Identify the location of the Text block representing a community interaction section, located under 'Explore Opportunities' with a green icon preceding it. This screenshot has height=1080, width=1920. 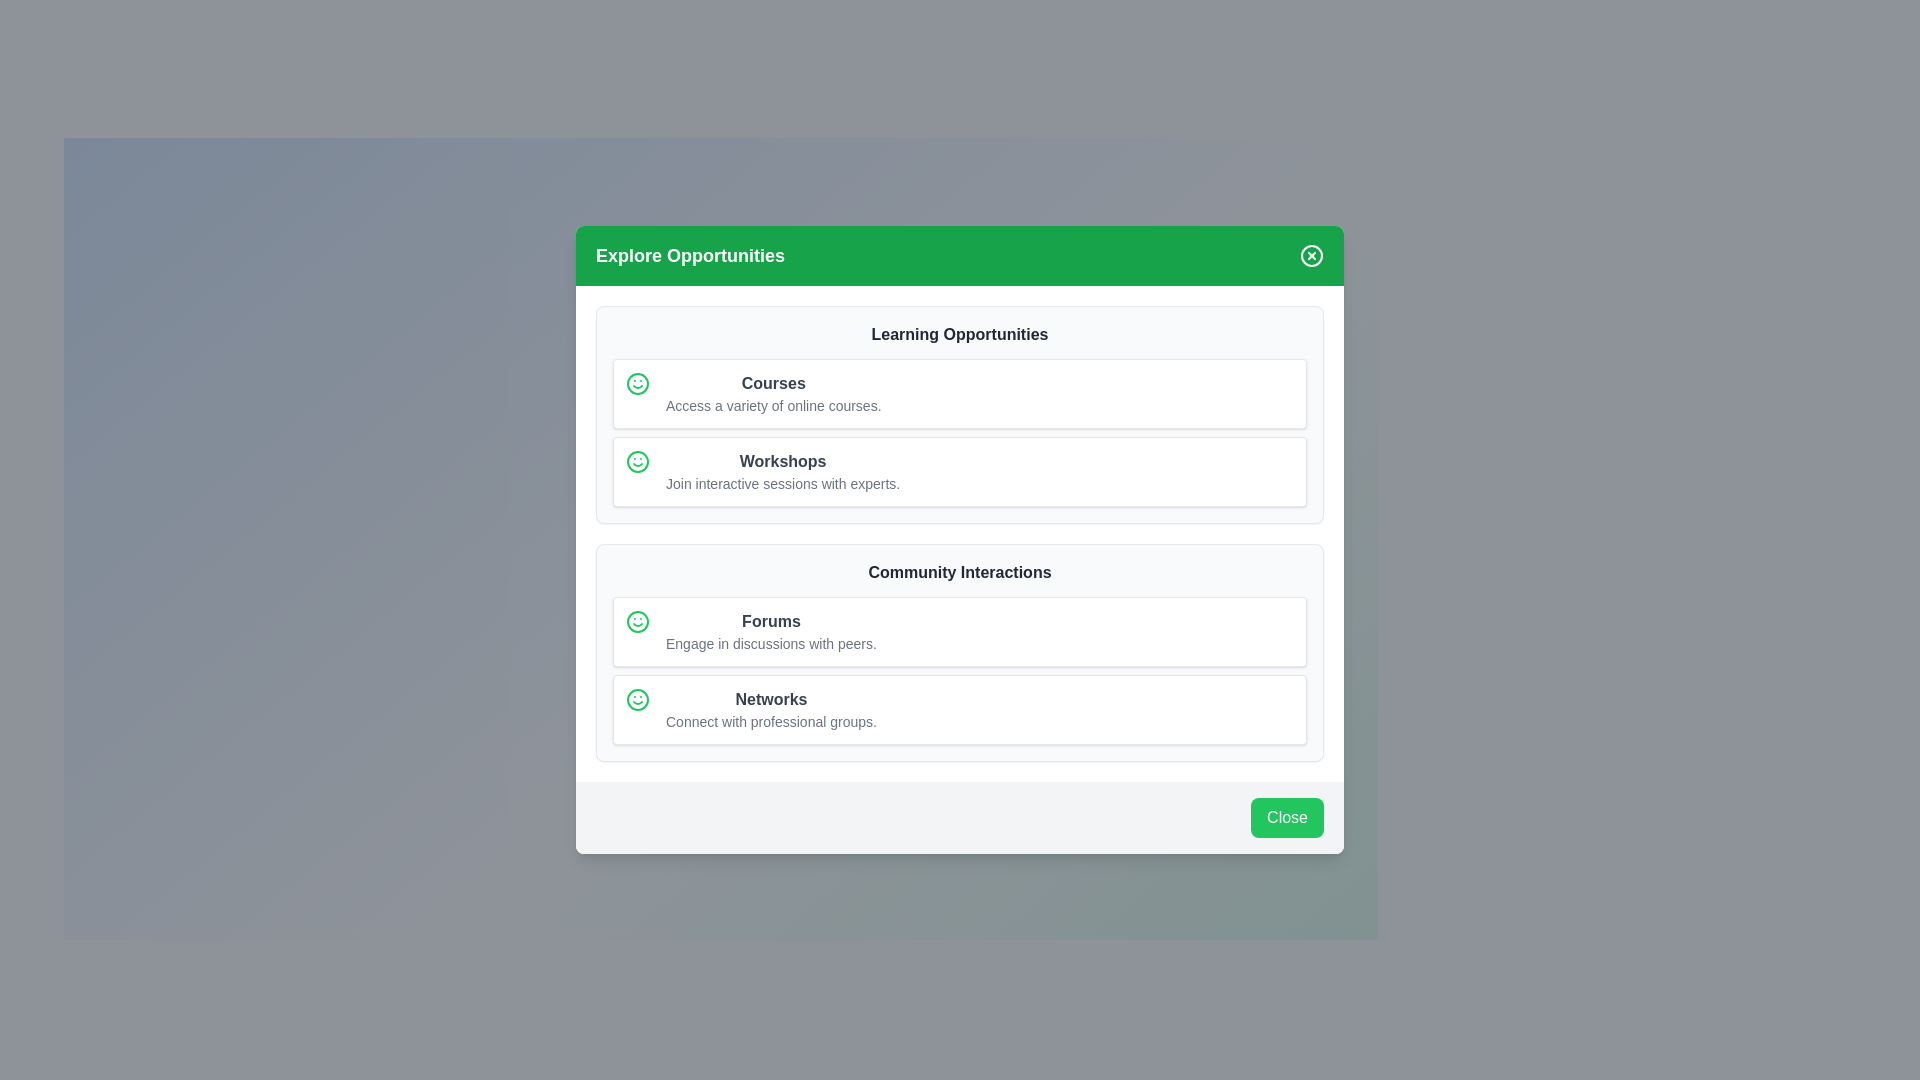
(770, 632).